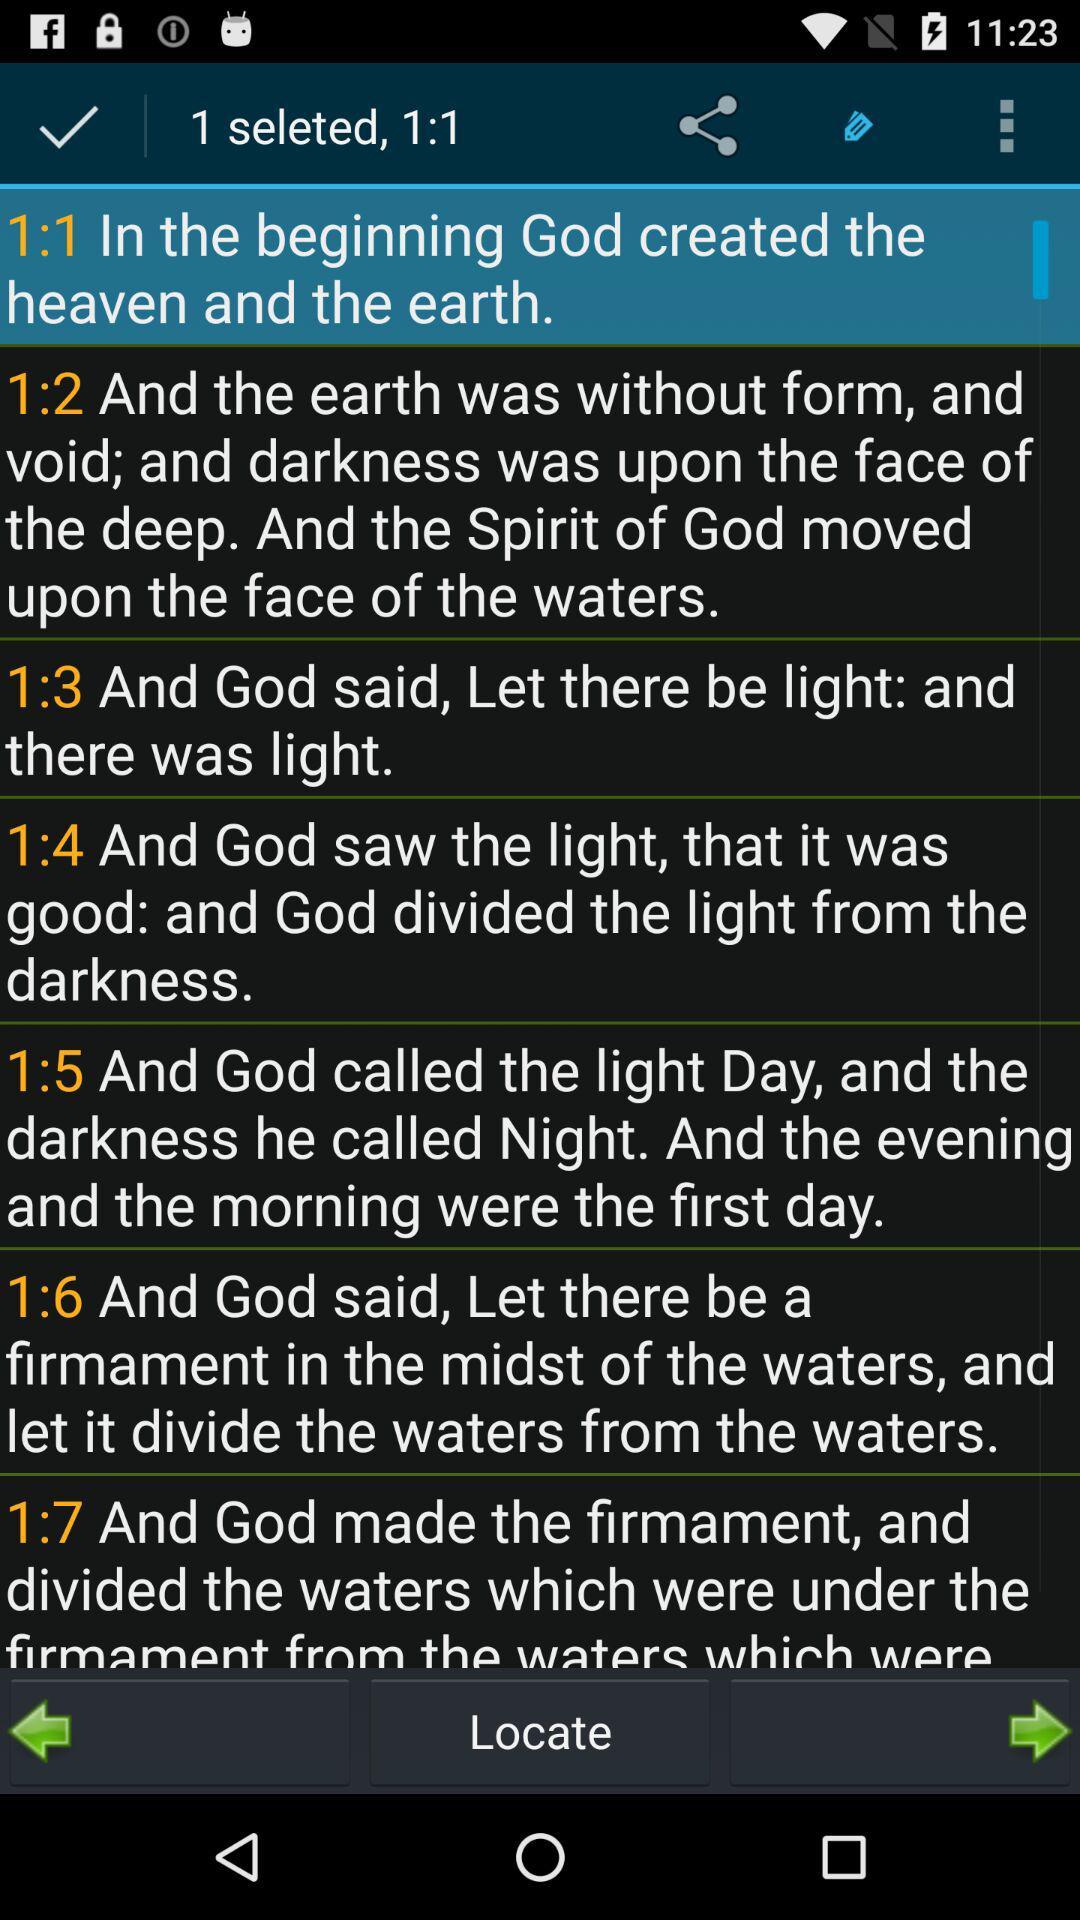 Image resolution: width=1080 pixels, height=1920 pixels. What do you see at coordinates (180, 1730) in the screenshot?
I see `button next to the locate` at bounding box center [180, 1730].